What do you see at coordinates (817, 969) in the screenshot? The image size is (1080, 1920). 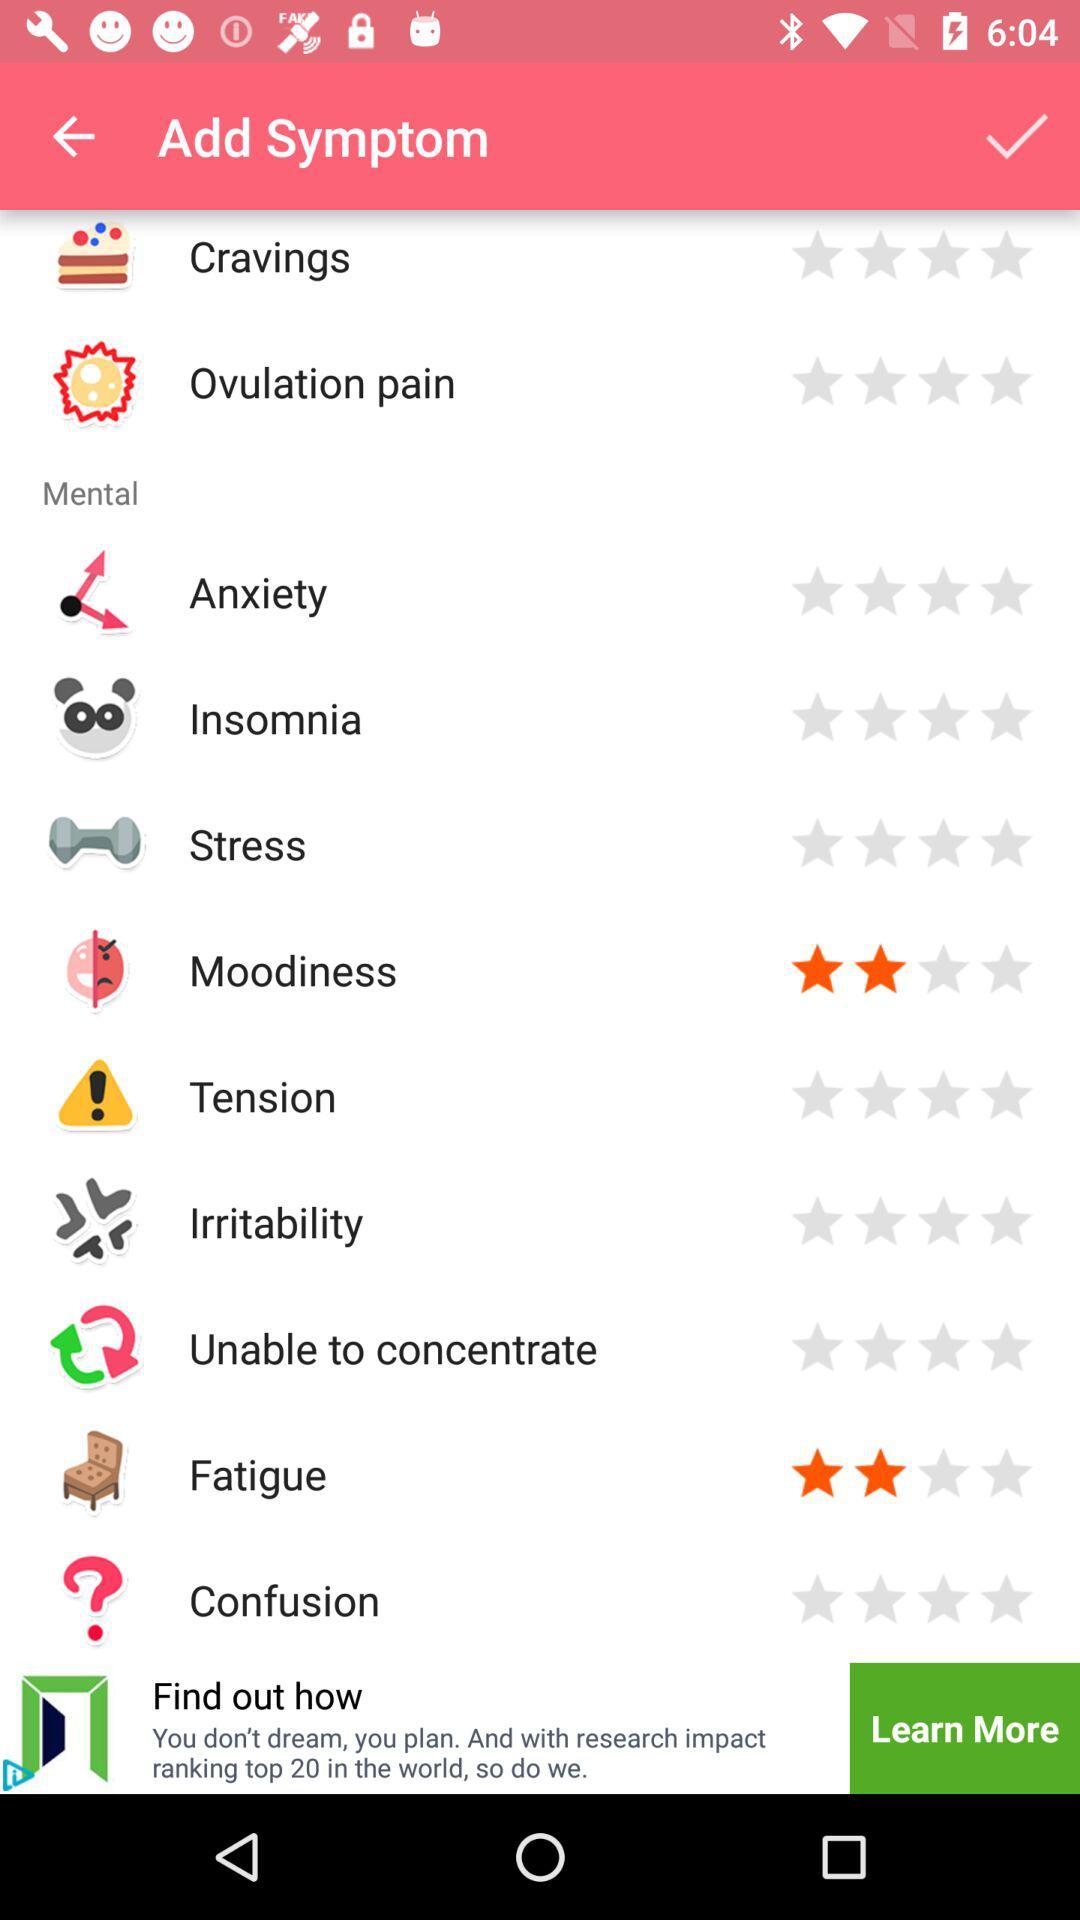 I see `a star` at bounding box center [817, 969].